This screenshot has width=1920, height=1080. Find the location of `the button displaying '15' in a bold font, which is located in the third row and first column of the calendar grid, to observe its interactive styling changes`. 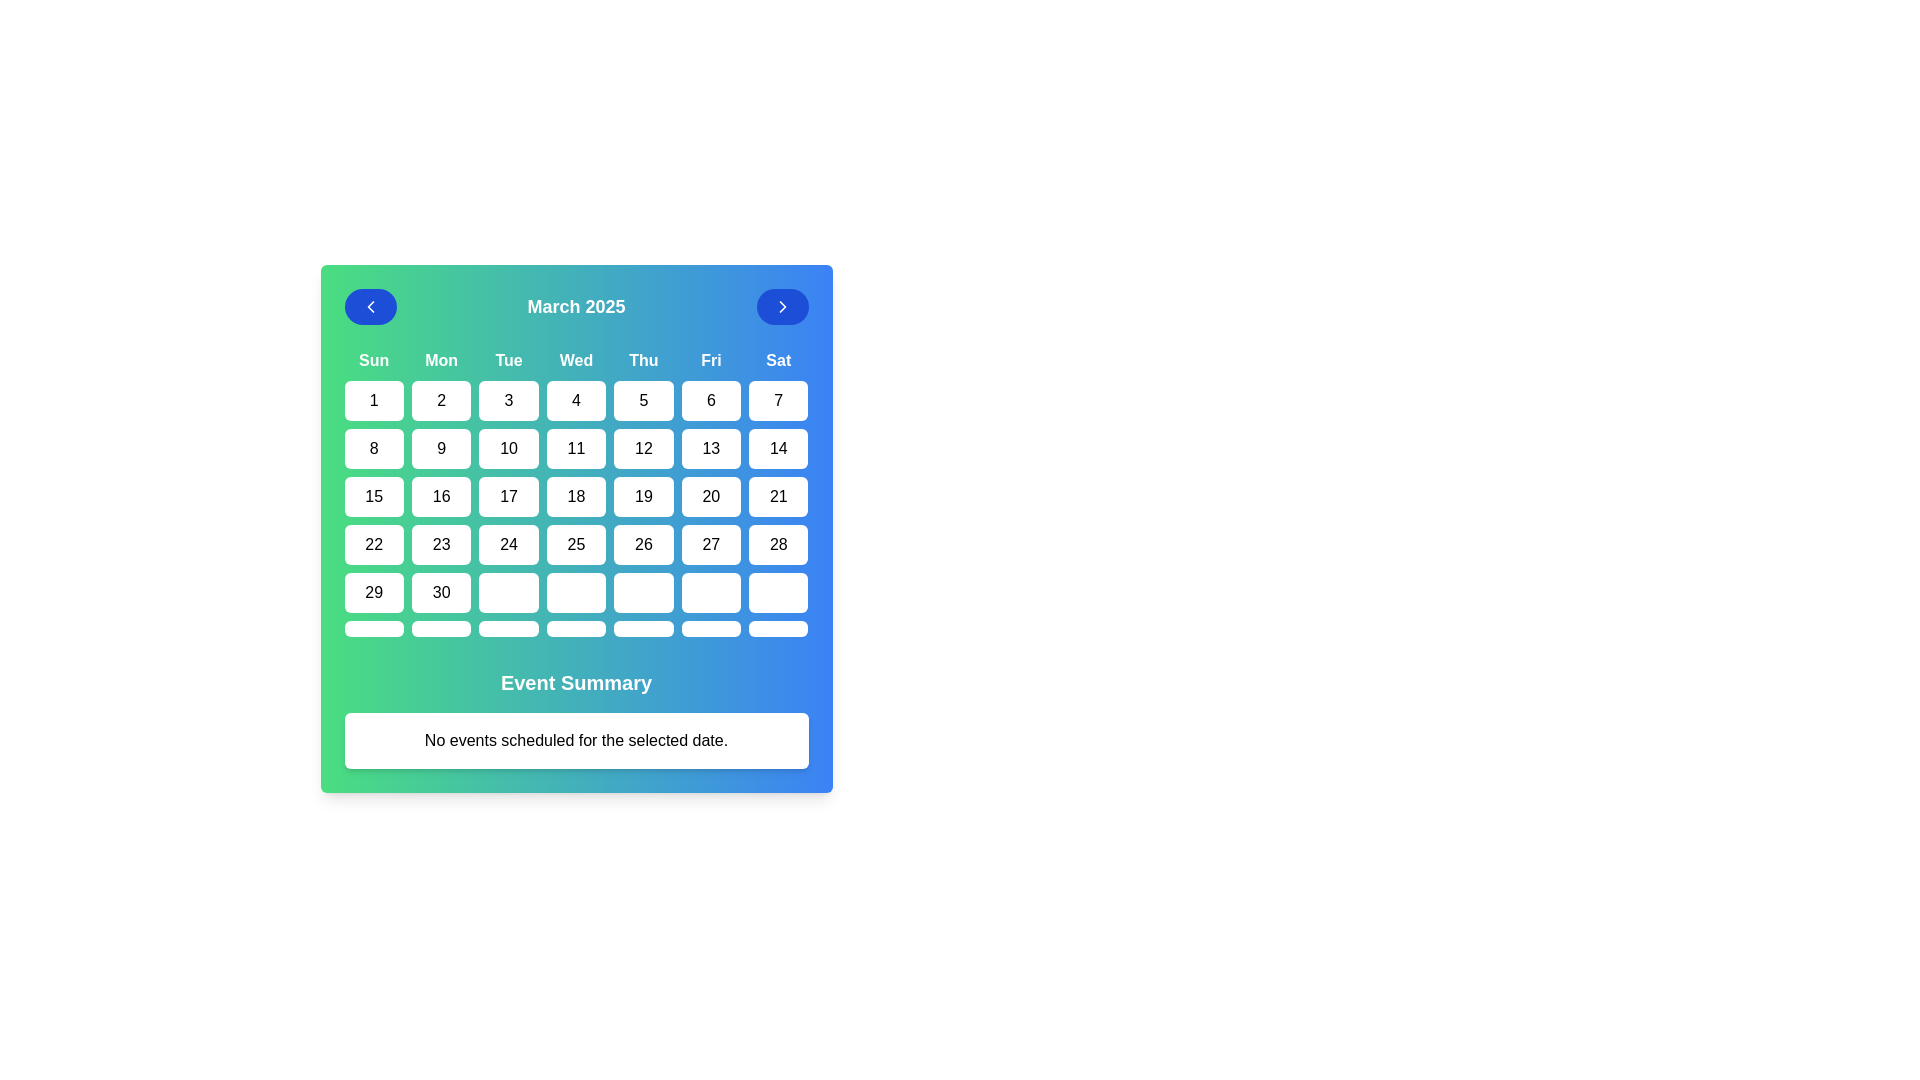

the button displaying '15' in a bold font, which is located in the third row and first column of the calendar grid, to observe its interactive styling changes is located at coordinates (374, 496).